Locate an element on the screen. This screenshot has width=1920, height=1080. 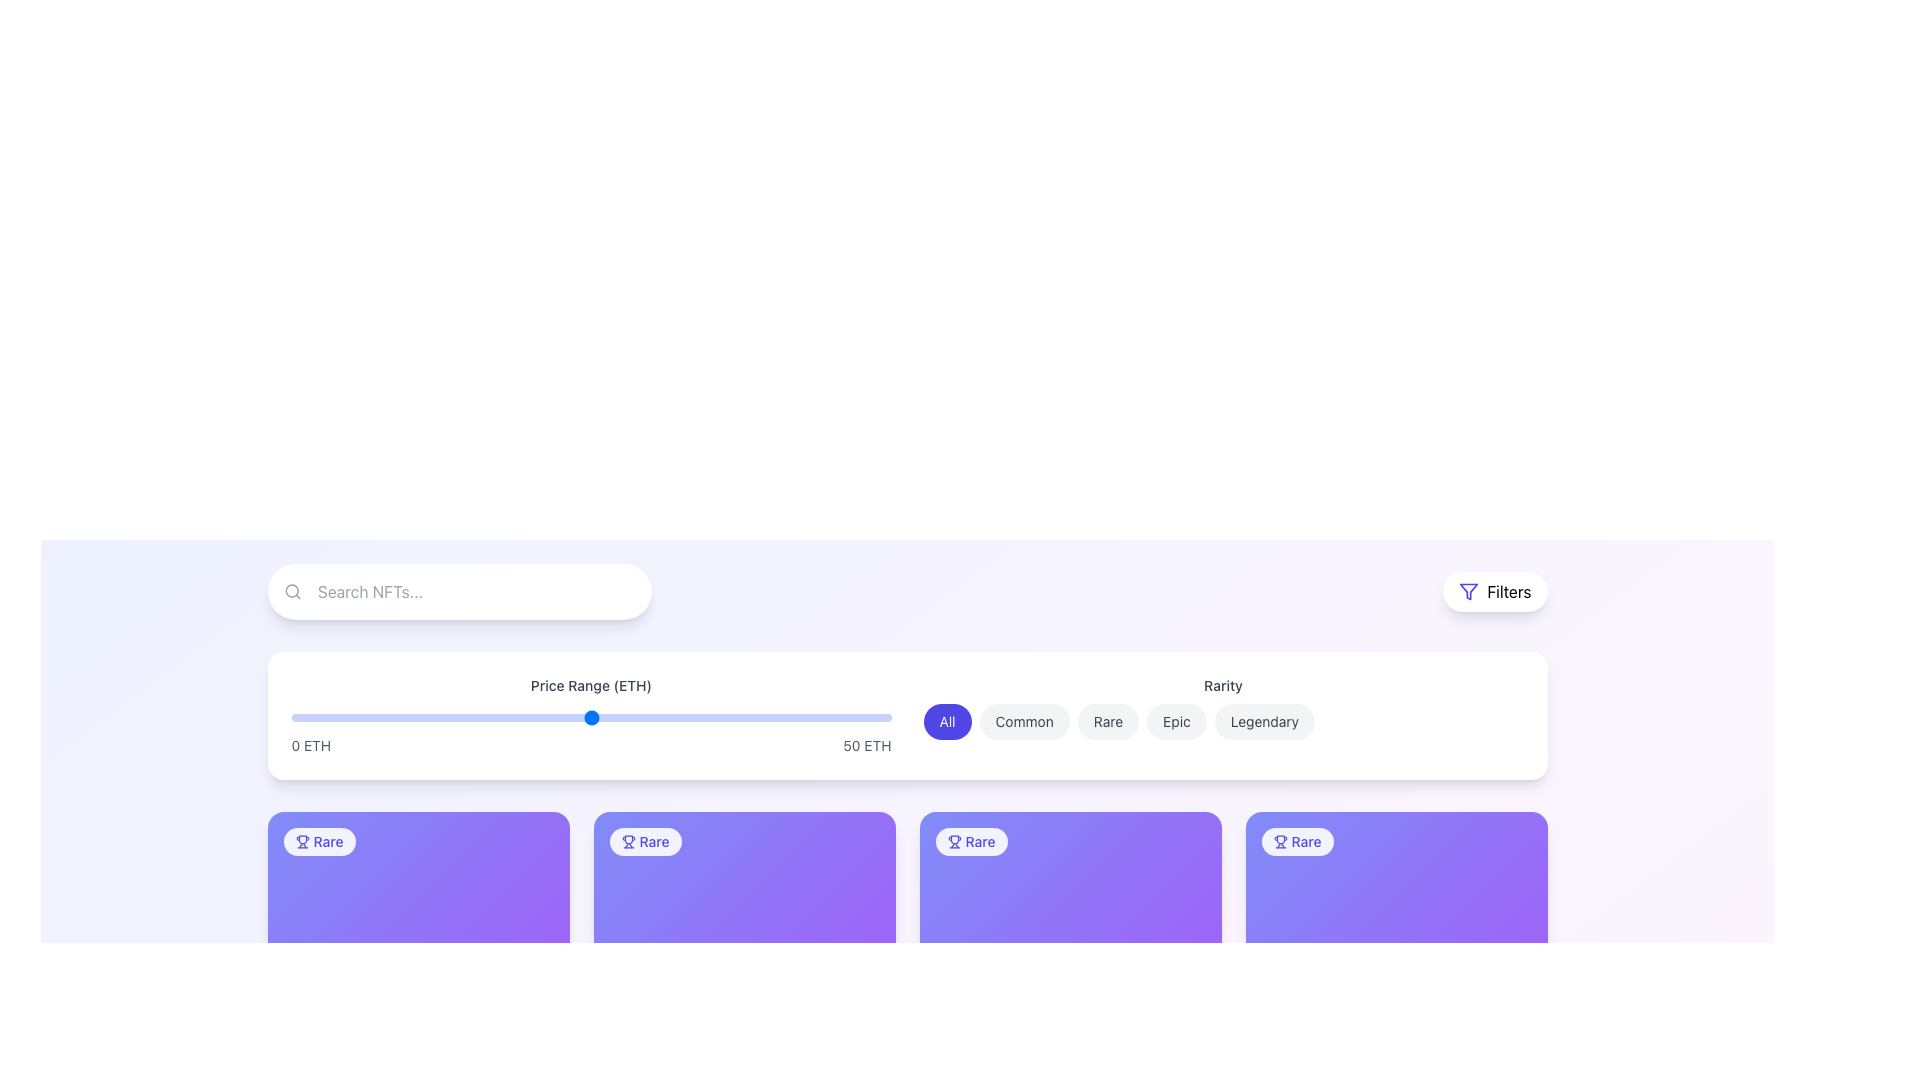
the 'Rarity' label which is styled with a small gray font on a white background, positioned above a row of selectable buttons is located at coordinates (1222, 685).